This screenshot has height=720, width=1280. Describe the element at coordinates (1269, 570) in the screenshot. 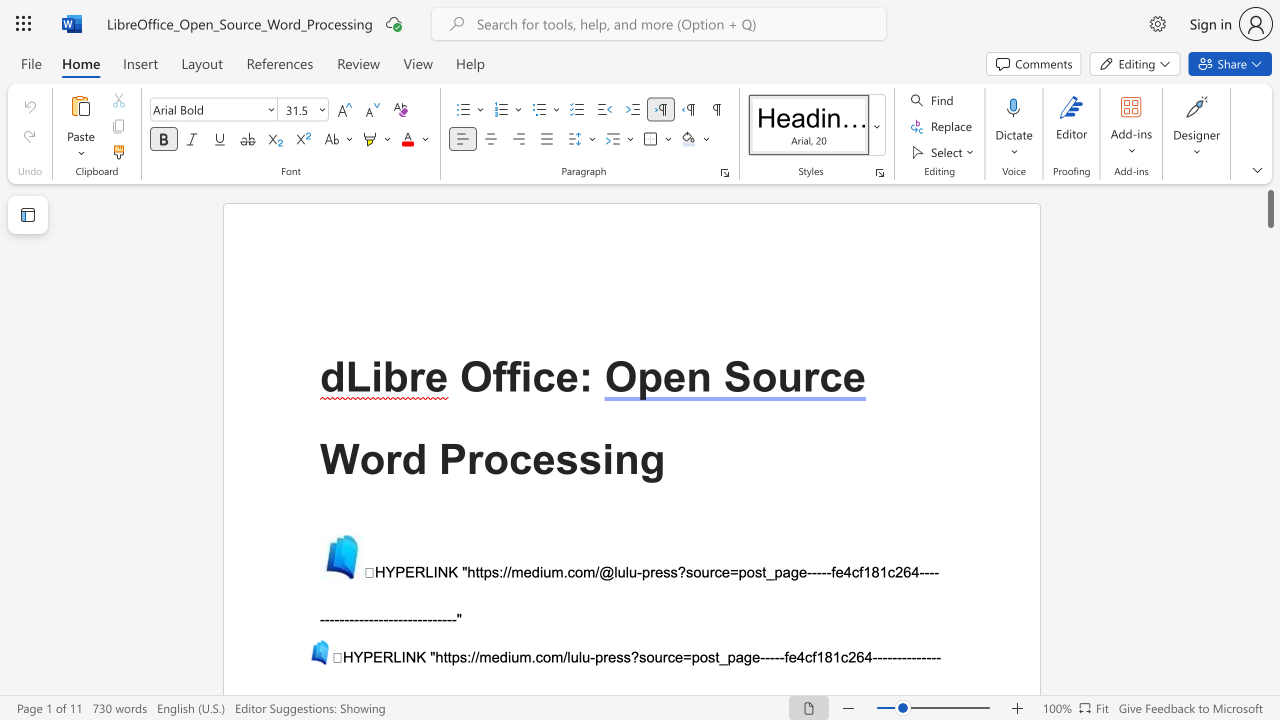

I see `the right-hand scrollbar to descend the page` at that location.